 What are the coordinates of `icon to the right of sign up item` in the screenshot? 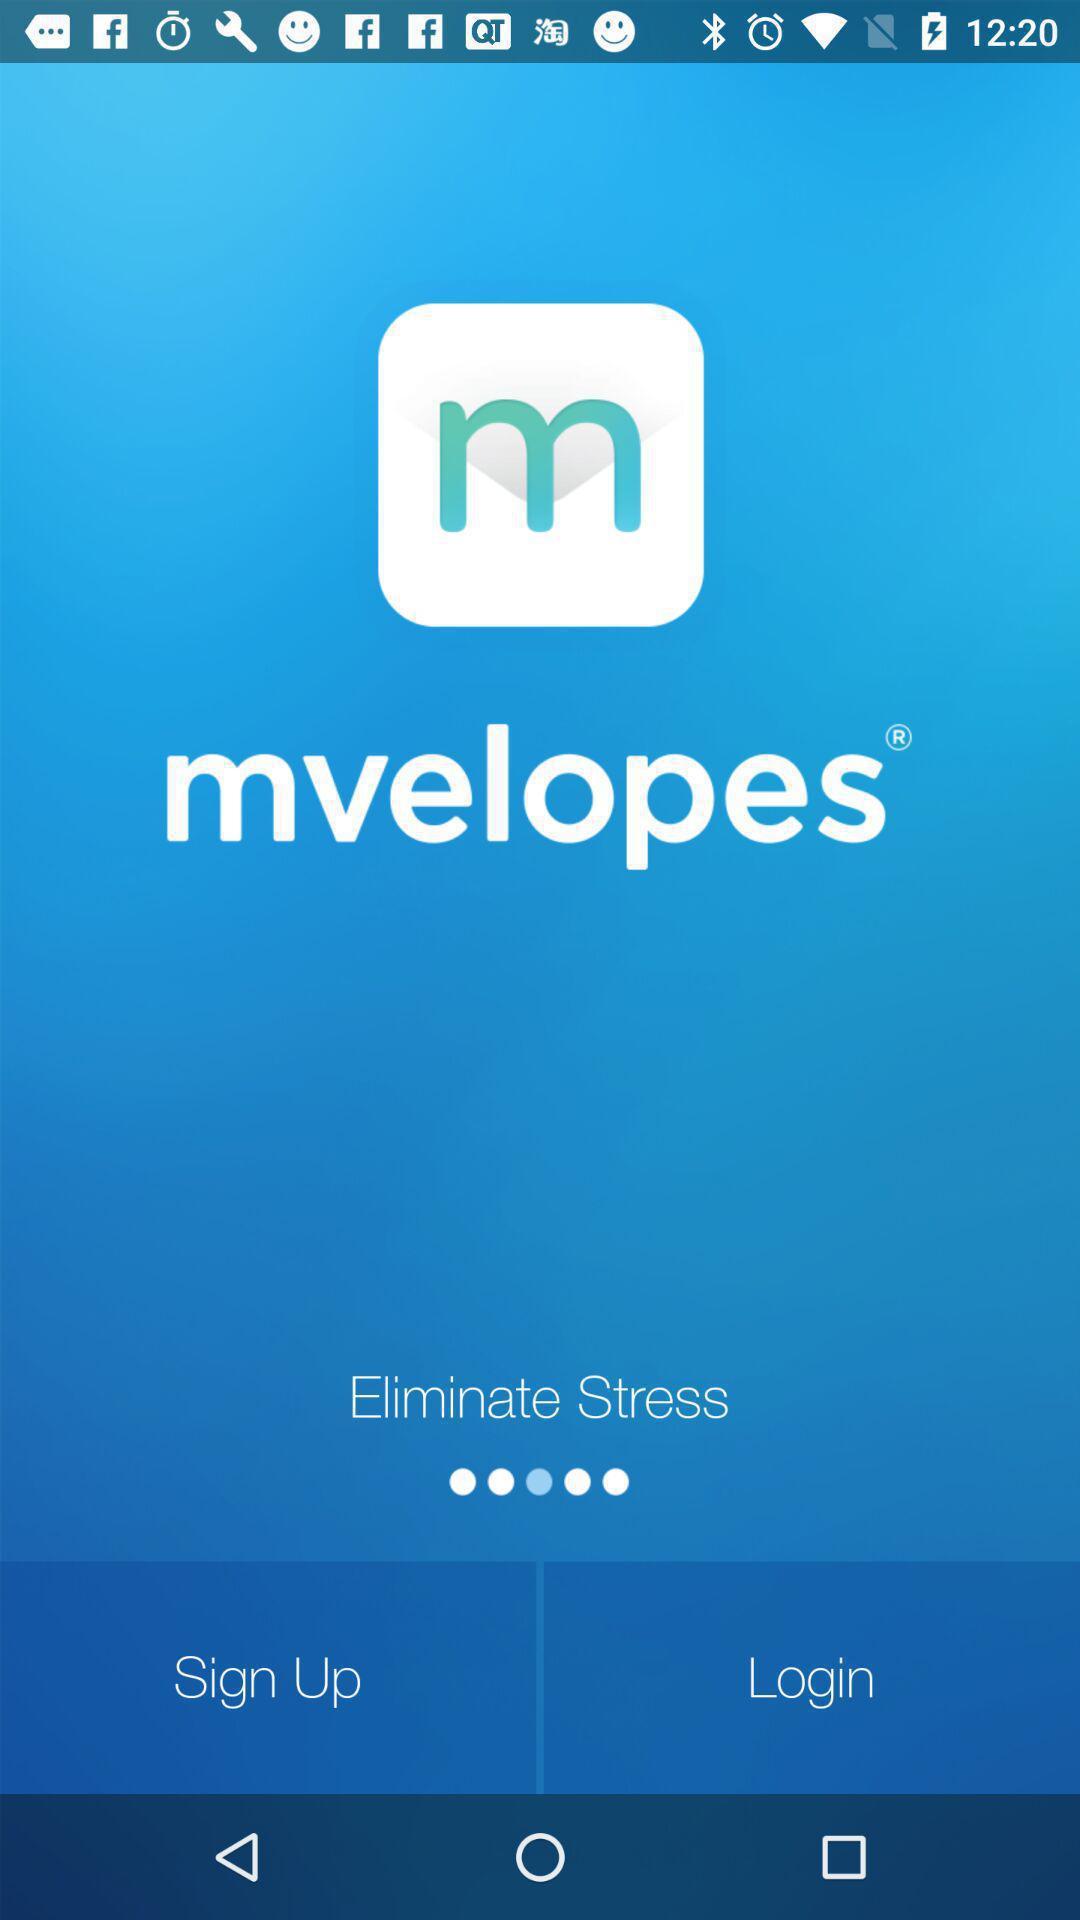 It's located at (811, 1677).